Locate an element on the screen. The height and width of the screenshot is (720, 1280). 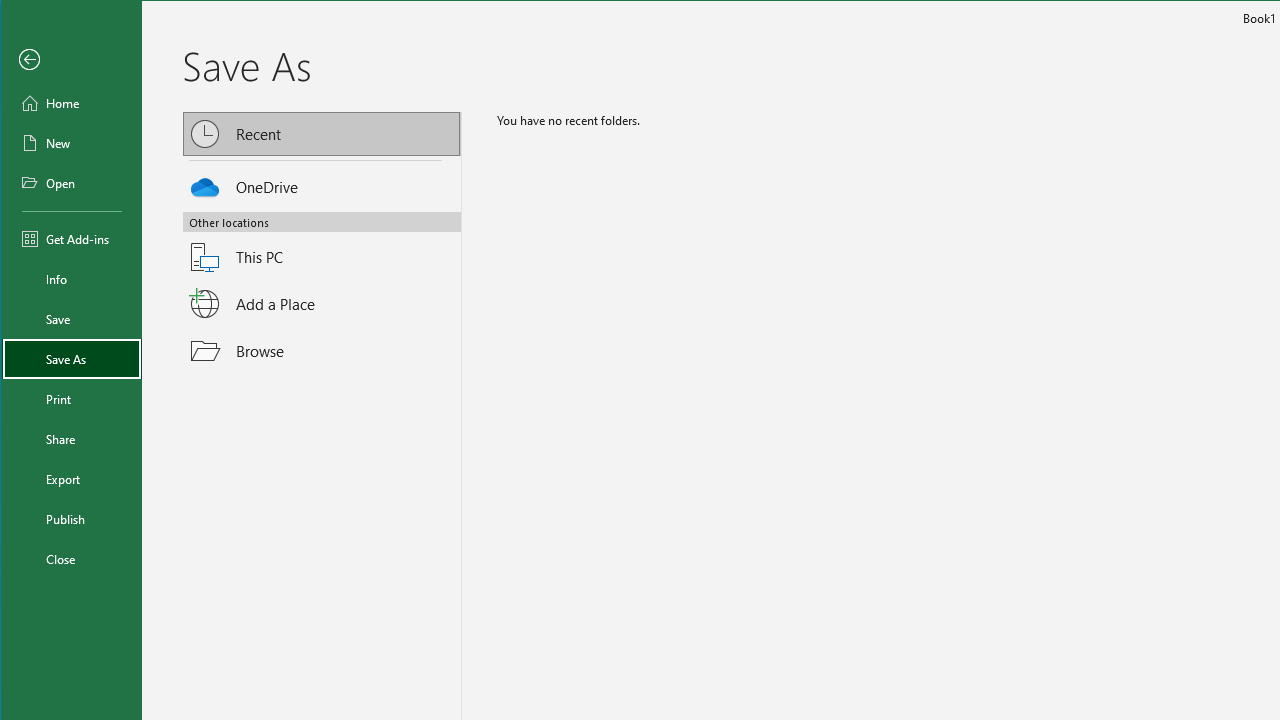
'Print' is located at coordinates (72, 398).